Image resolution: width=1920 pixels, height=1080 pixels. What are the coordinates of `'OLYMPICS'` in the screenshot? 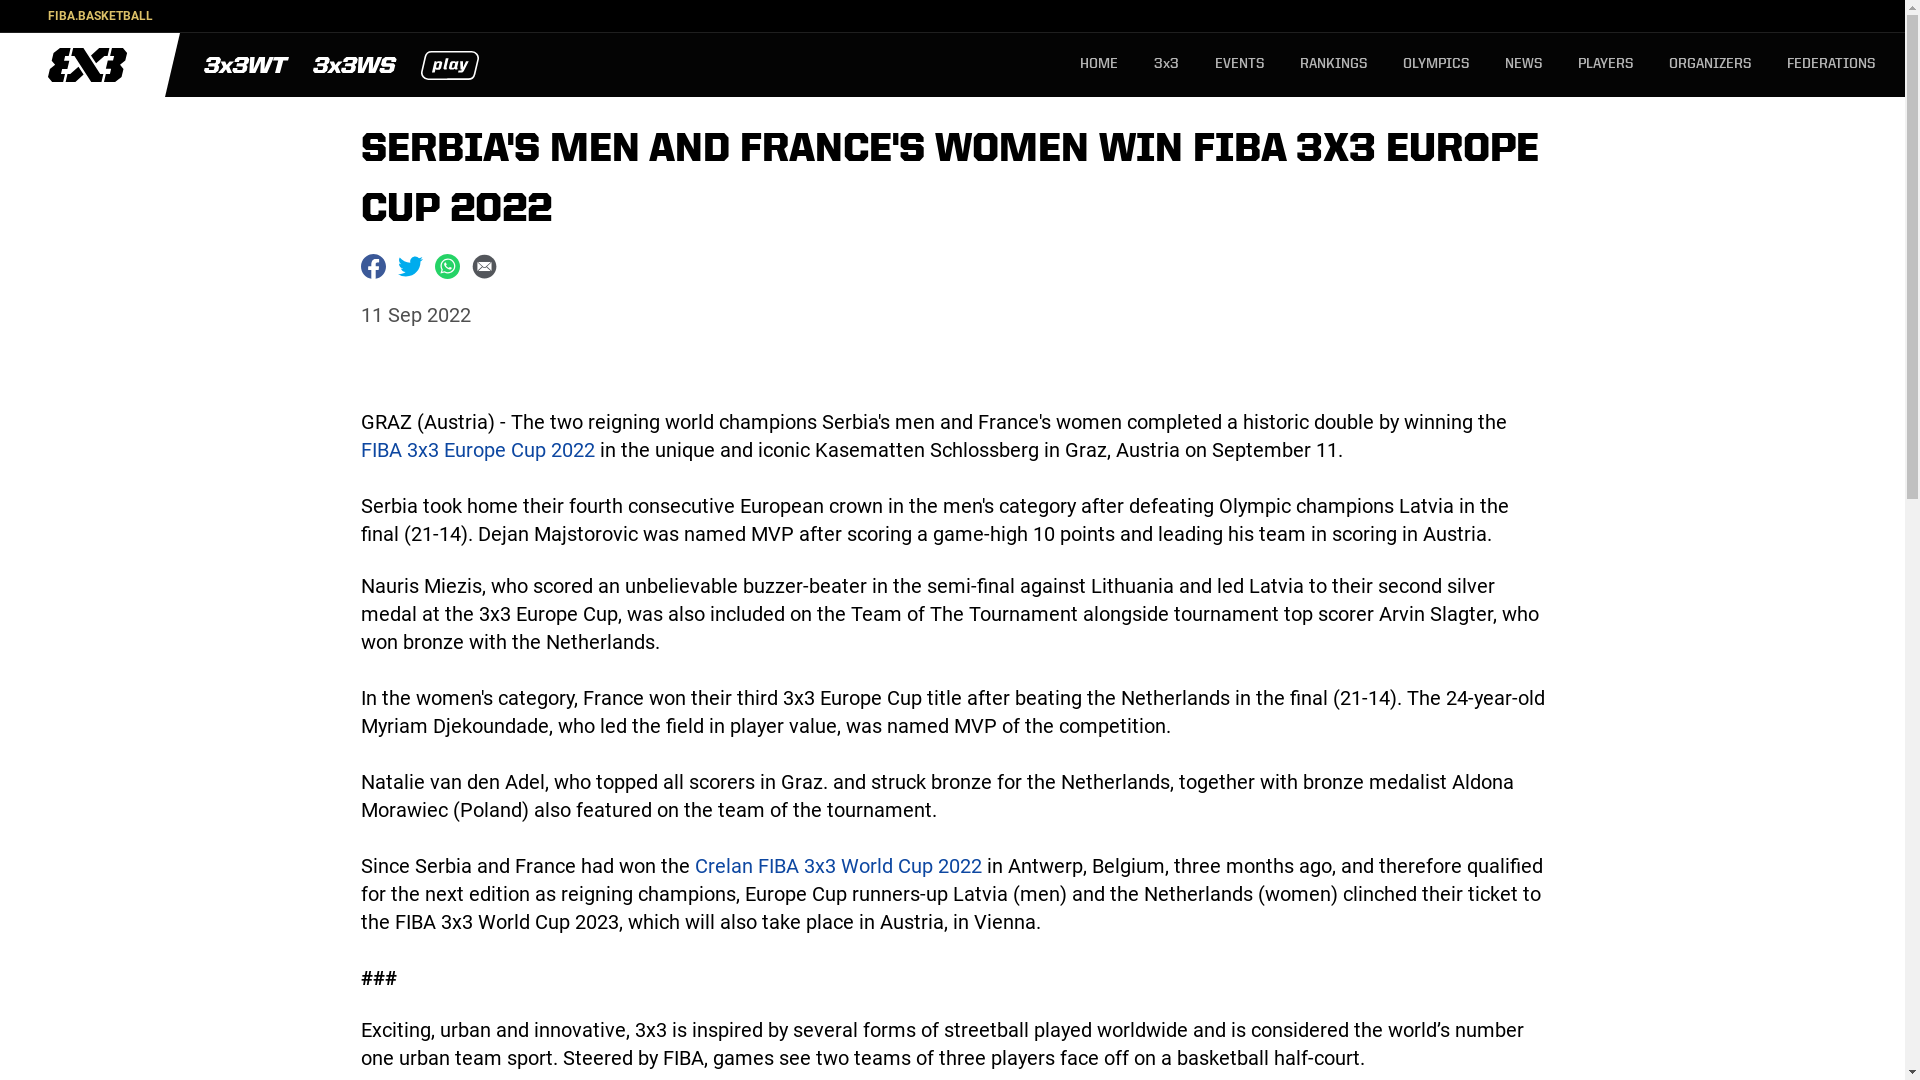 It's located at (1434, 63).